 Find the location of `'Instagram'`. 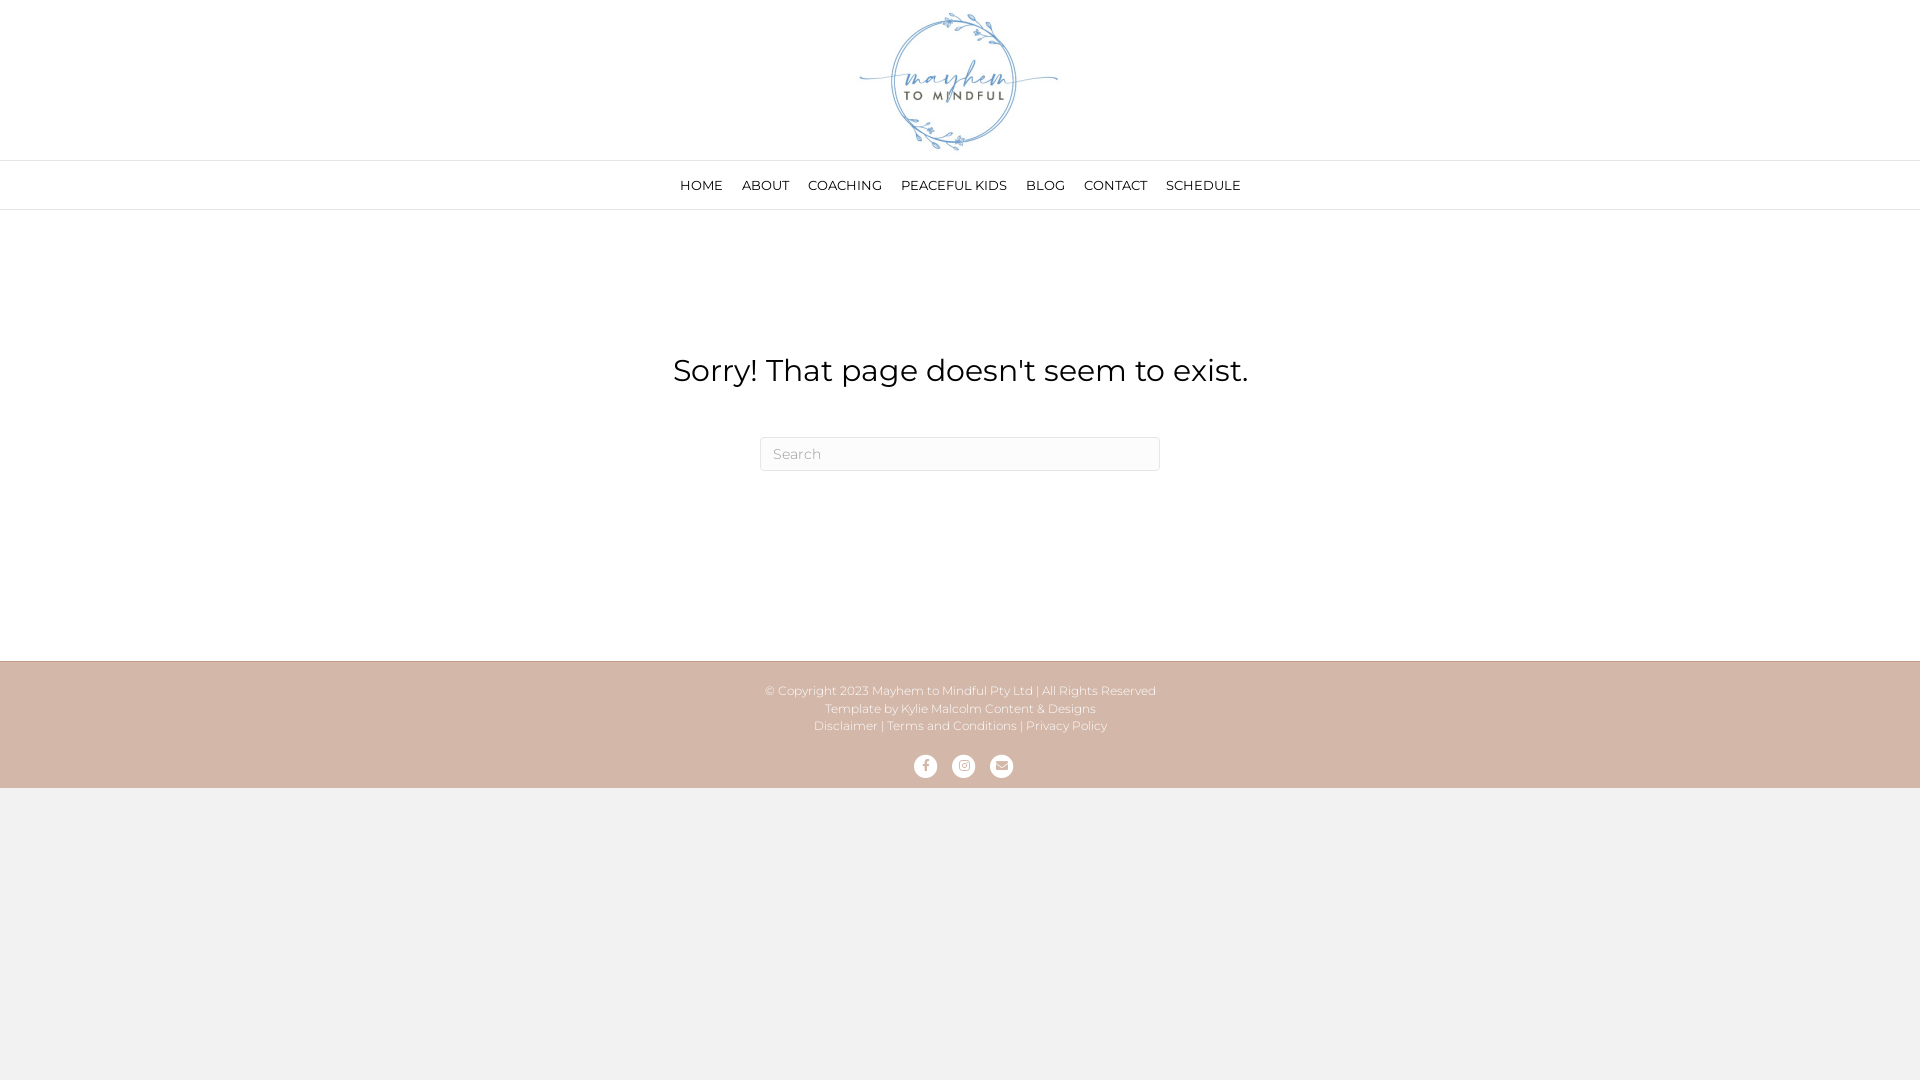

'Instagram' is located at coordinates (948, 765).